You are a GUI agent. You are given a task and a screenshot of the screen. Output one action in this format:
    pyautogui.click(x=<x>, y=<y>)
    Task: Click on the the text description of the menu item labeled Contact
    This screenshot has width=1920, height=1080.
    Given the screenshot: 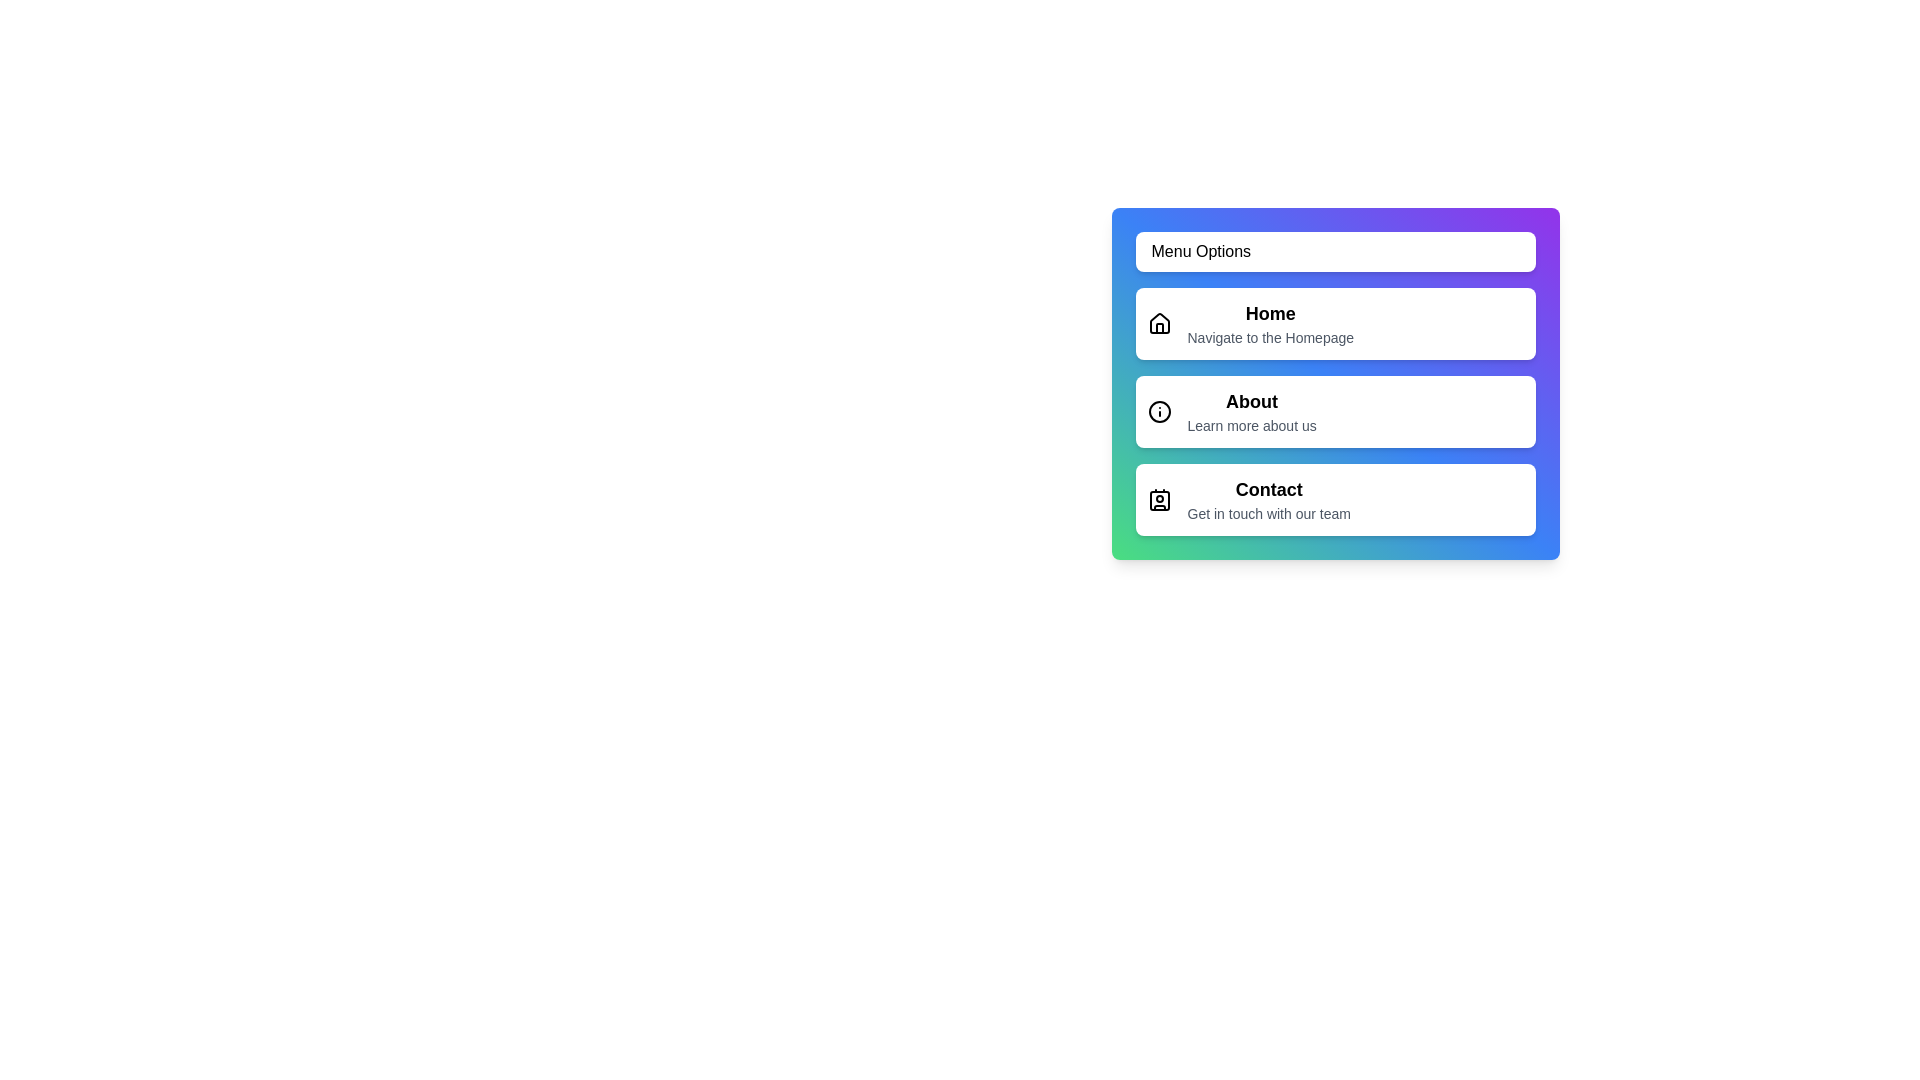 What is the action you would take?
    pyautogui.click(x=1268, y=512)
    